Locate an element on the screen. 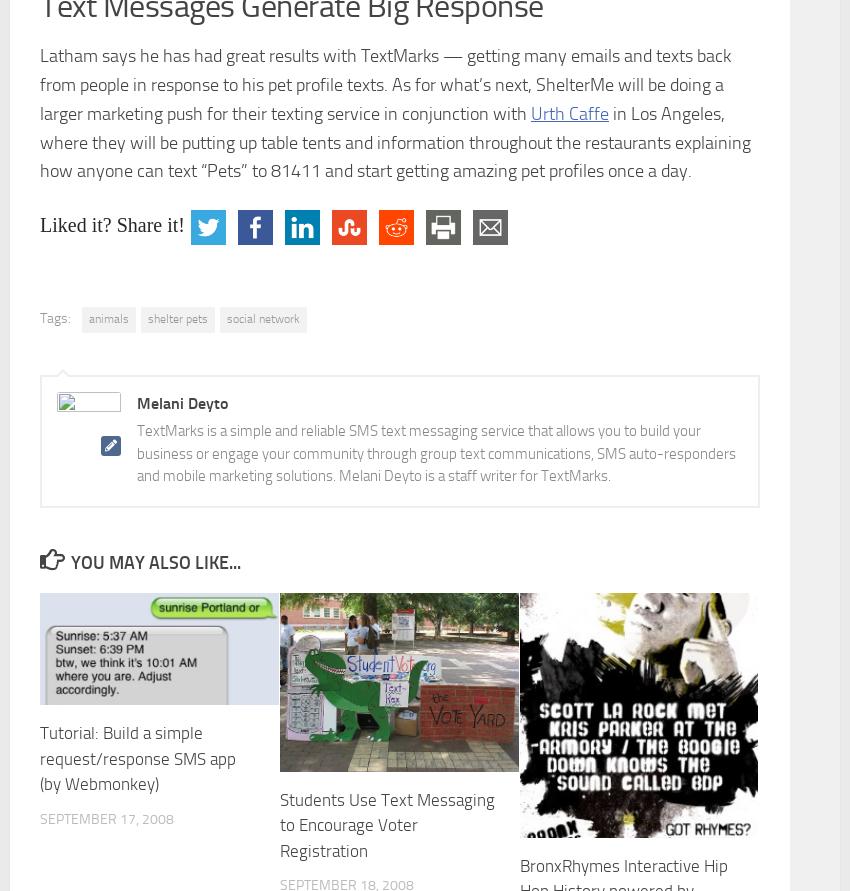 This screenshot has width=850, height=891. 'TextMarks is a simple and reliable SMS text messaging service that allows you to build your business or engage your community through group text communications, SMS auto-responders and mobile marketing solutions. Melani Deyto is a staff writer for TextMarks.' is located at coordinates (435, 452).